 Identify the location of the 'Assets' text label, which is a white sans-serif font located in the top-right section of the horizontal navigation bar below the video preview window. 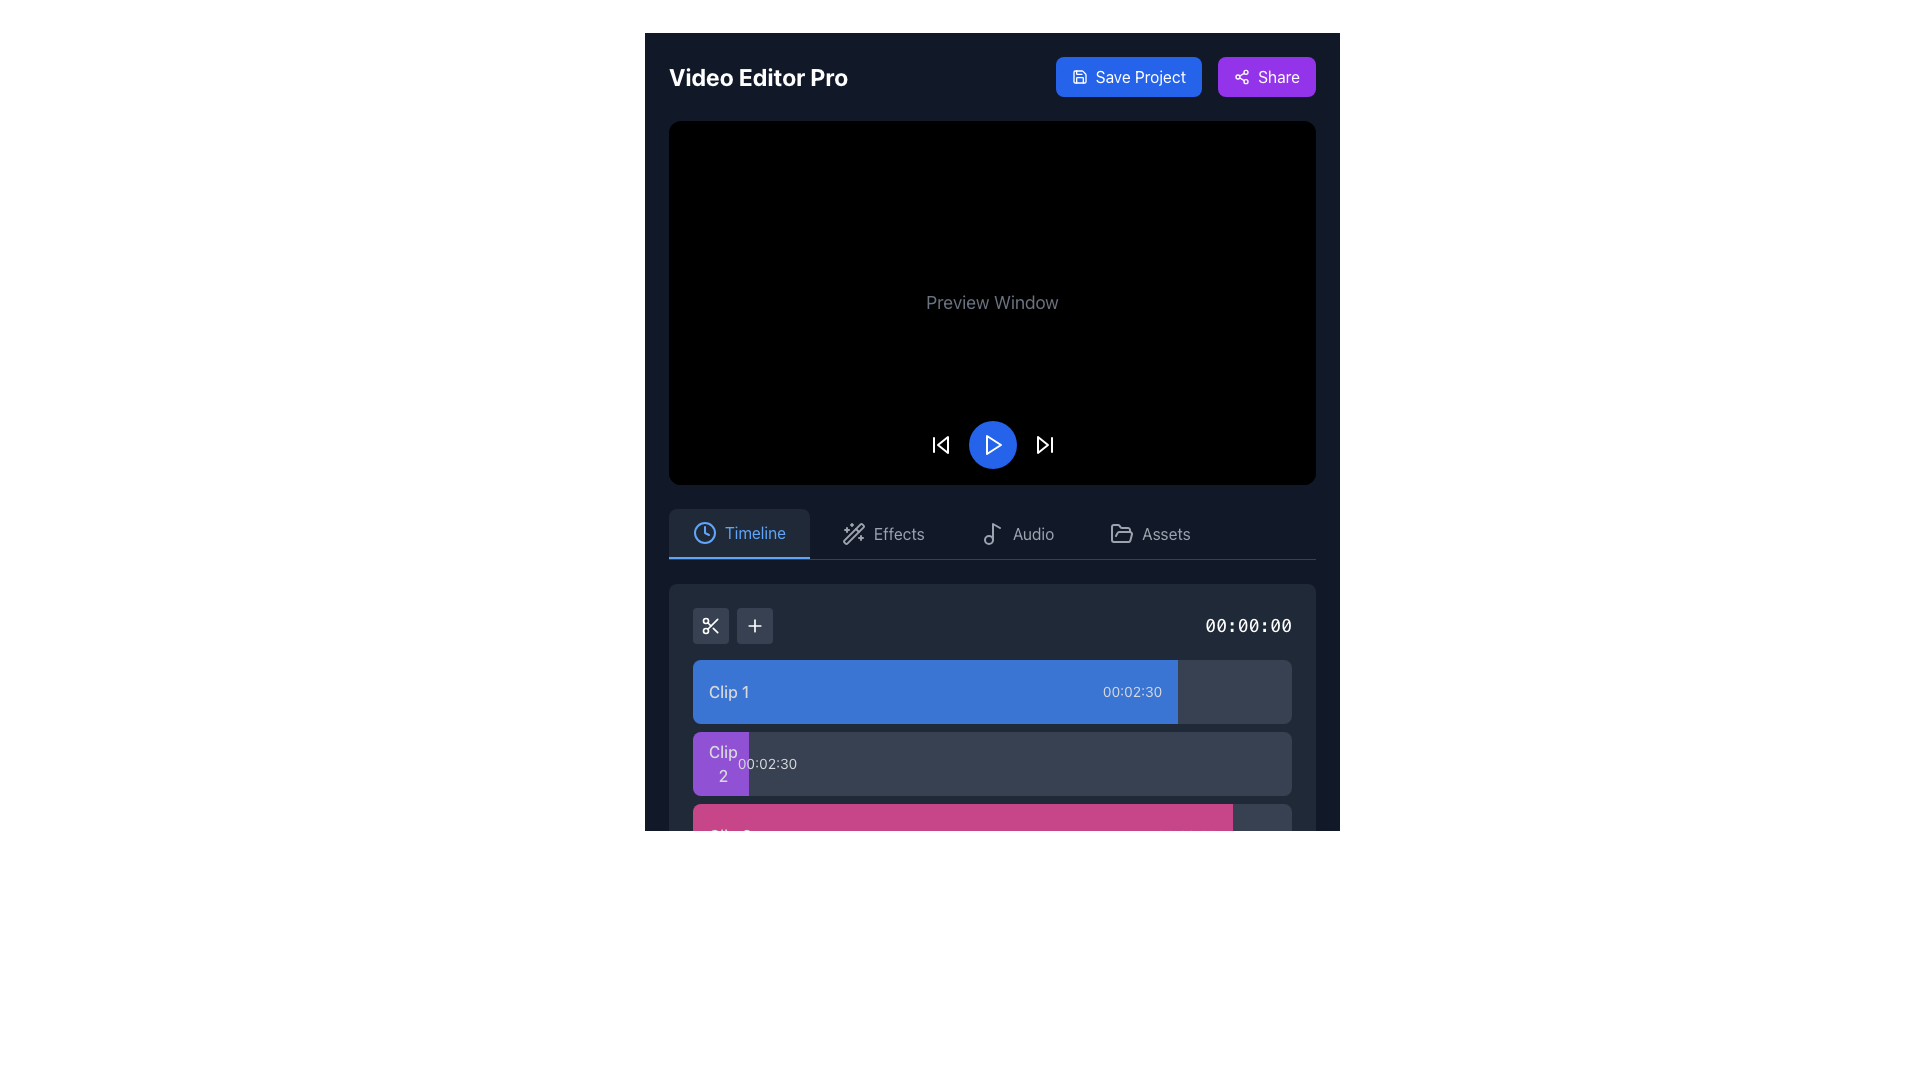
(1166, 532).